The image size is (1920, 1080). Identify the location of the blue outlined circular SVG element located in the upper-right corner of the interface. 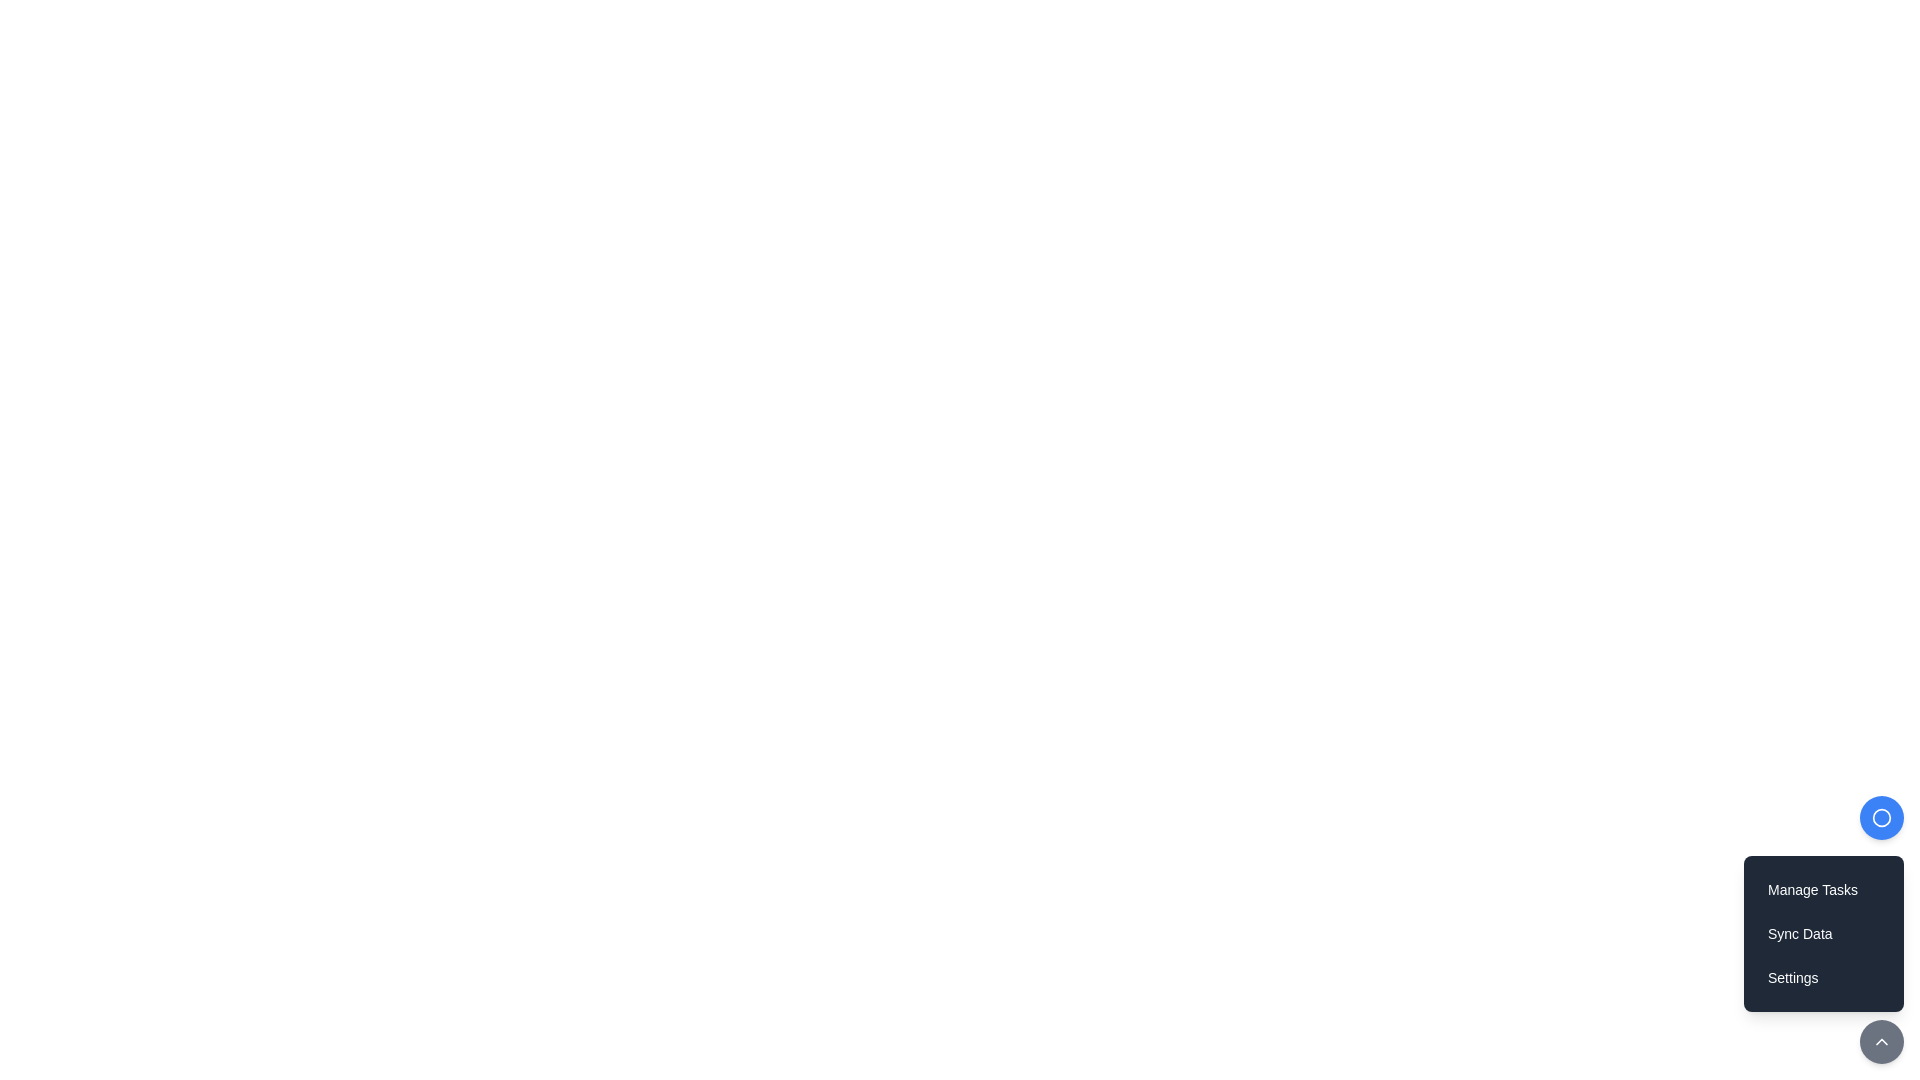
(1880, 817).